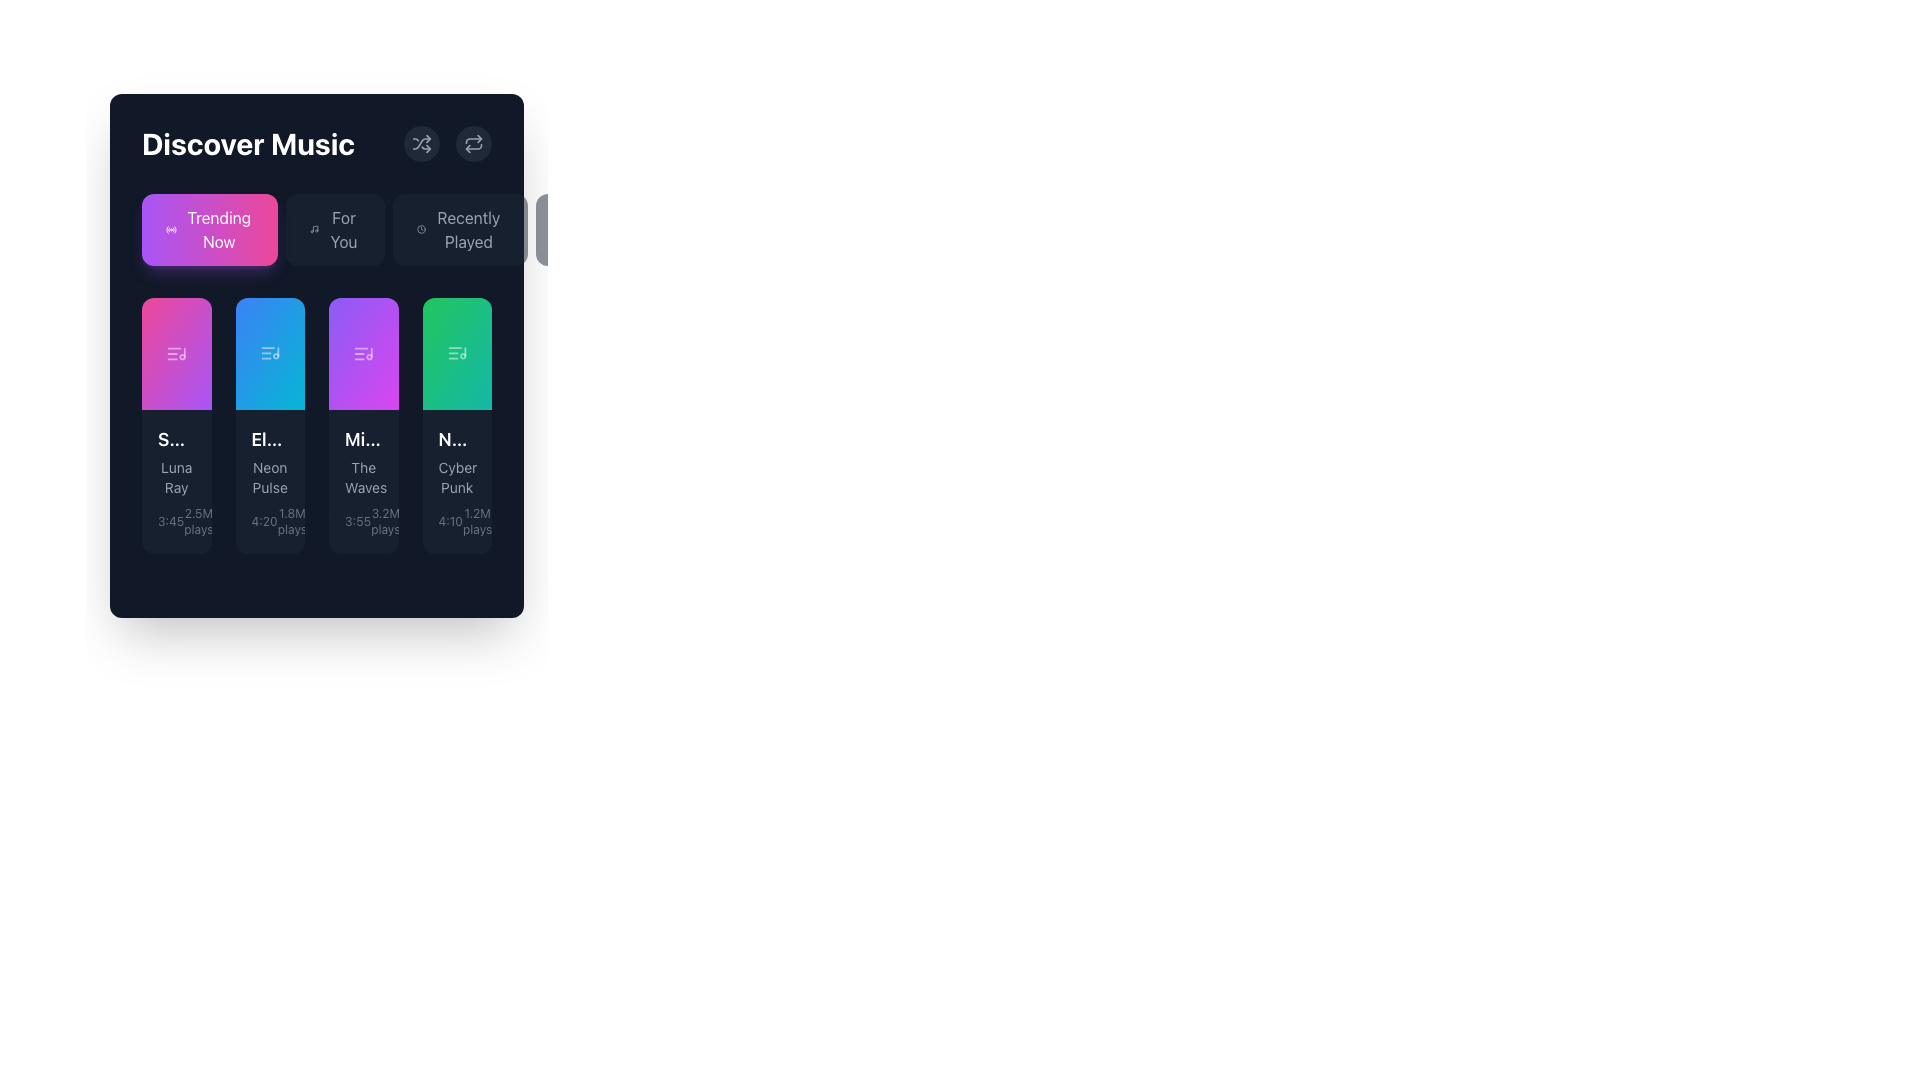 The width and height of the screenshot is (1920, 1080). I want to click on the first ListItem in the 'Trending Now' section, which displays the song title 'Summer Nights' with the artist name 'Luna Ray' and additional metadata, so click(176, 482).